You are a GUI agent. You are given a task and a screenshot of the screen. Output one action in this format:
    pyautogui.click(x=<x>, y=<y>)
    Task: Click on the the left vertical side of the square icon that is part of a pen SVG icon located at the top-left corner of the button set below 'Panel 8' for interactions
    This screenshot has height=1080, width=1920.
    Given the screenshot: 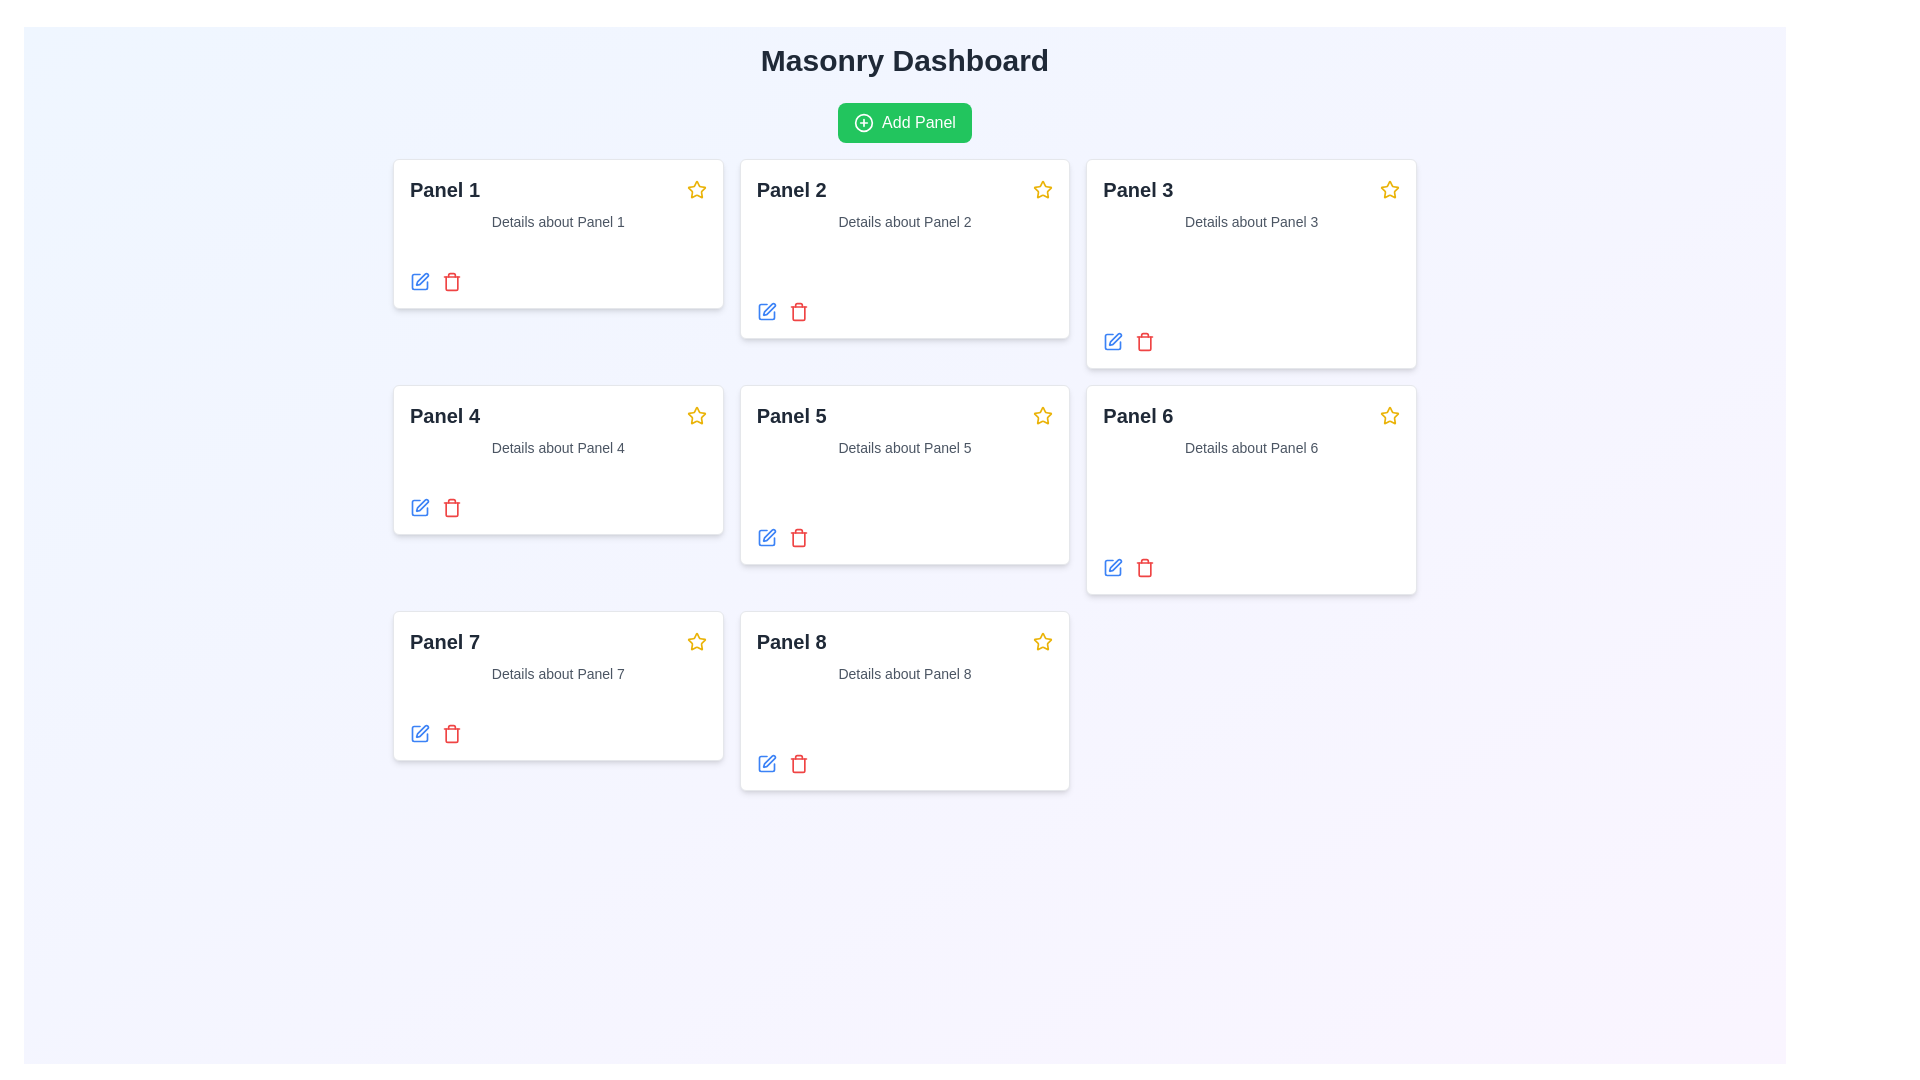 What is the action you would take?
    pyautogui.click(x=765, y=312)
    